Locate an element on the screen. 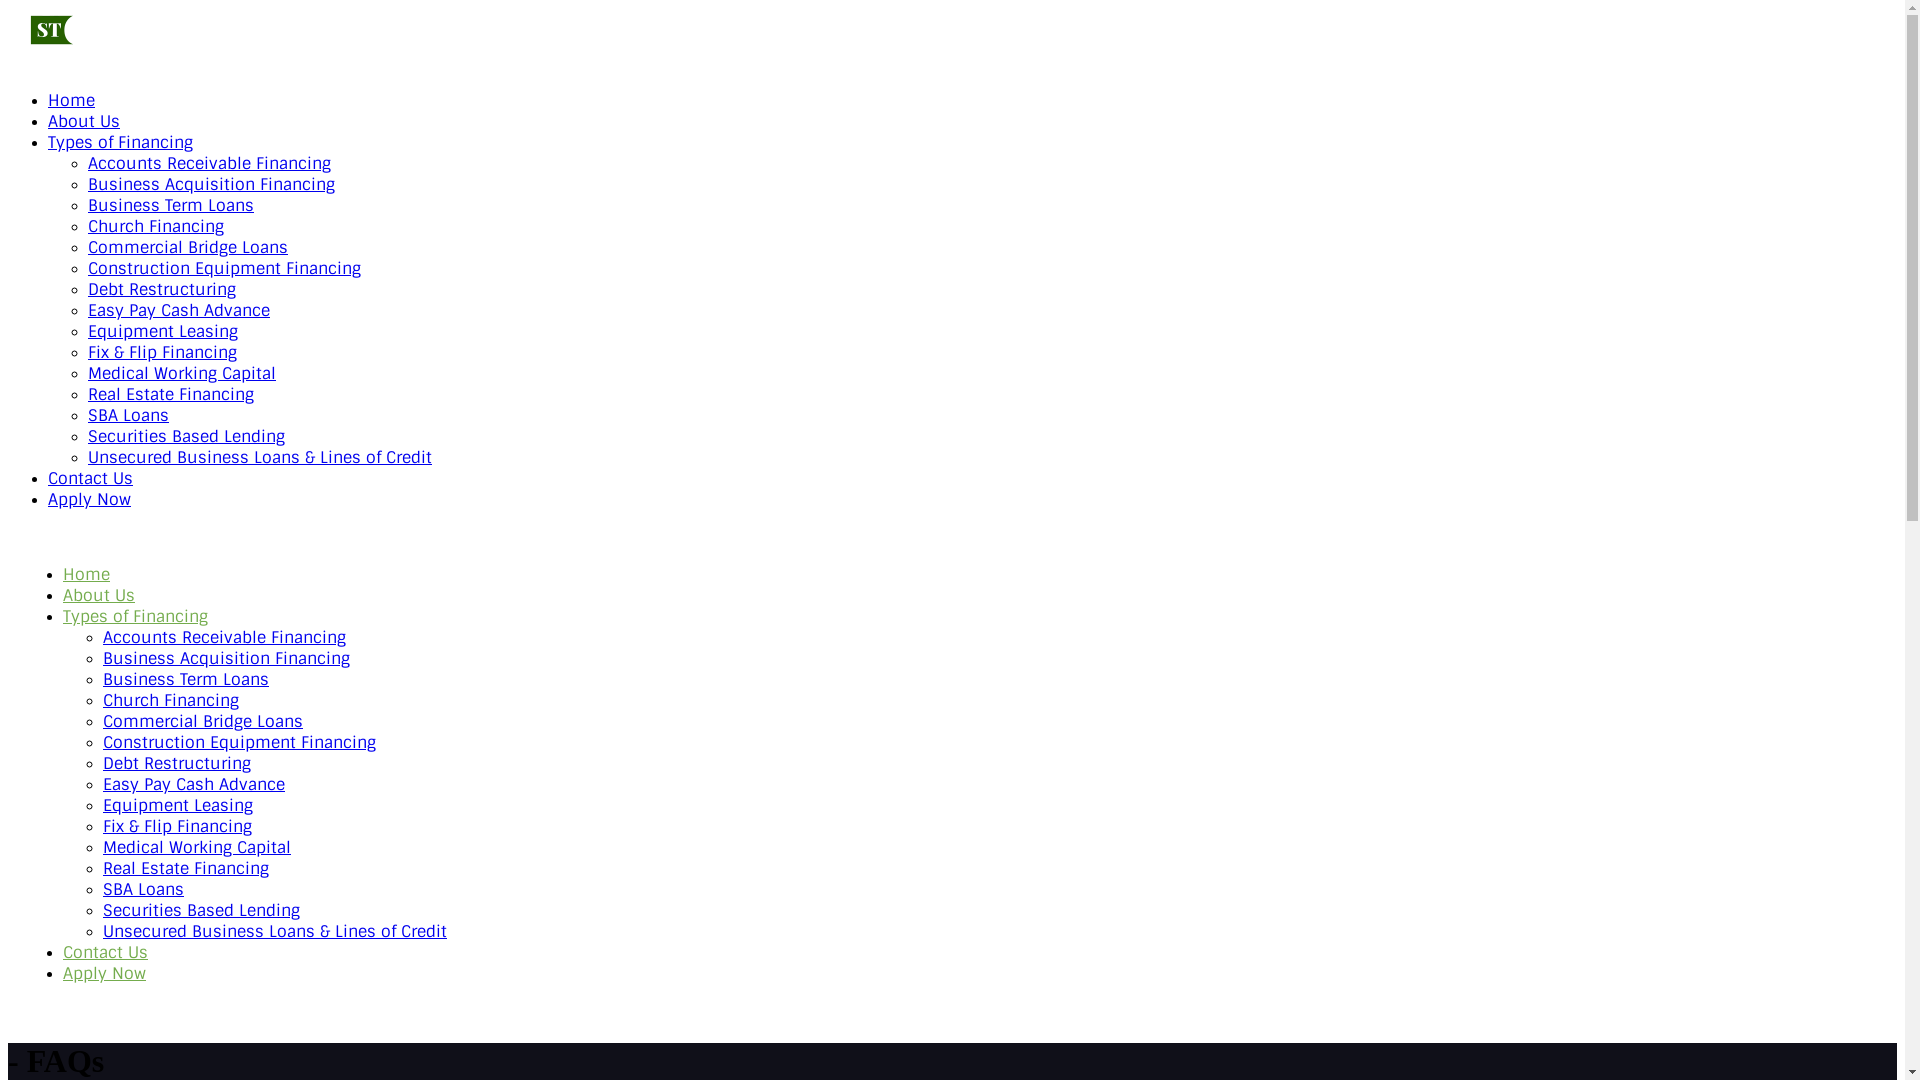 The height and width of the screenshot is (1080, 1920). 'Types of Financing' is located at coordinates (134, 615).